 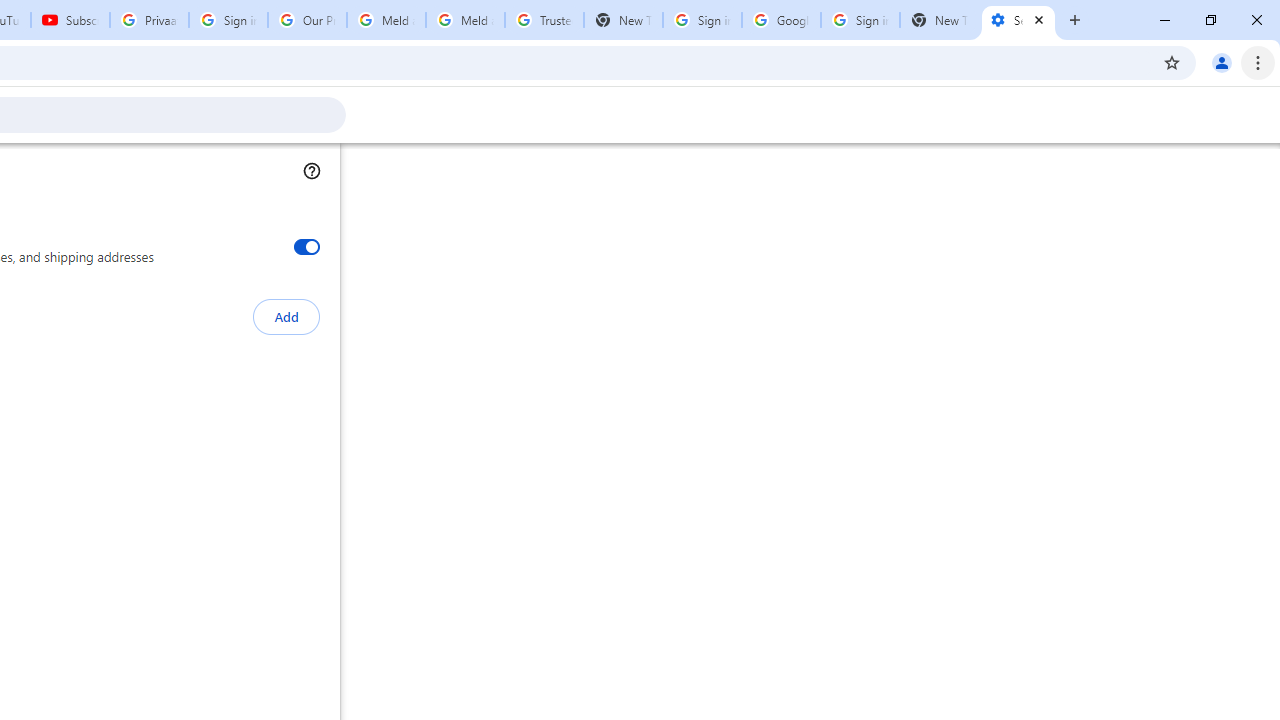 I want to click on 'New Tab', so click(x=938, y=20).